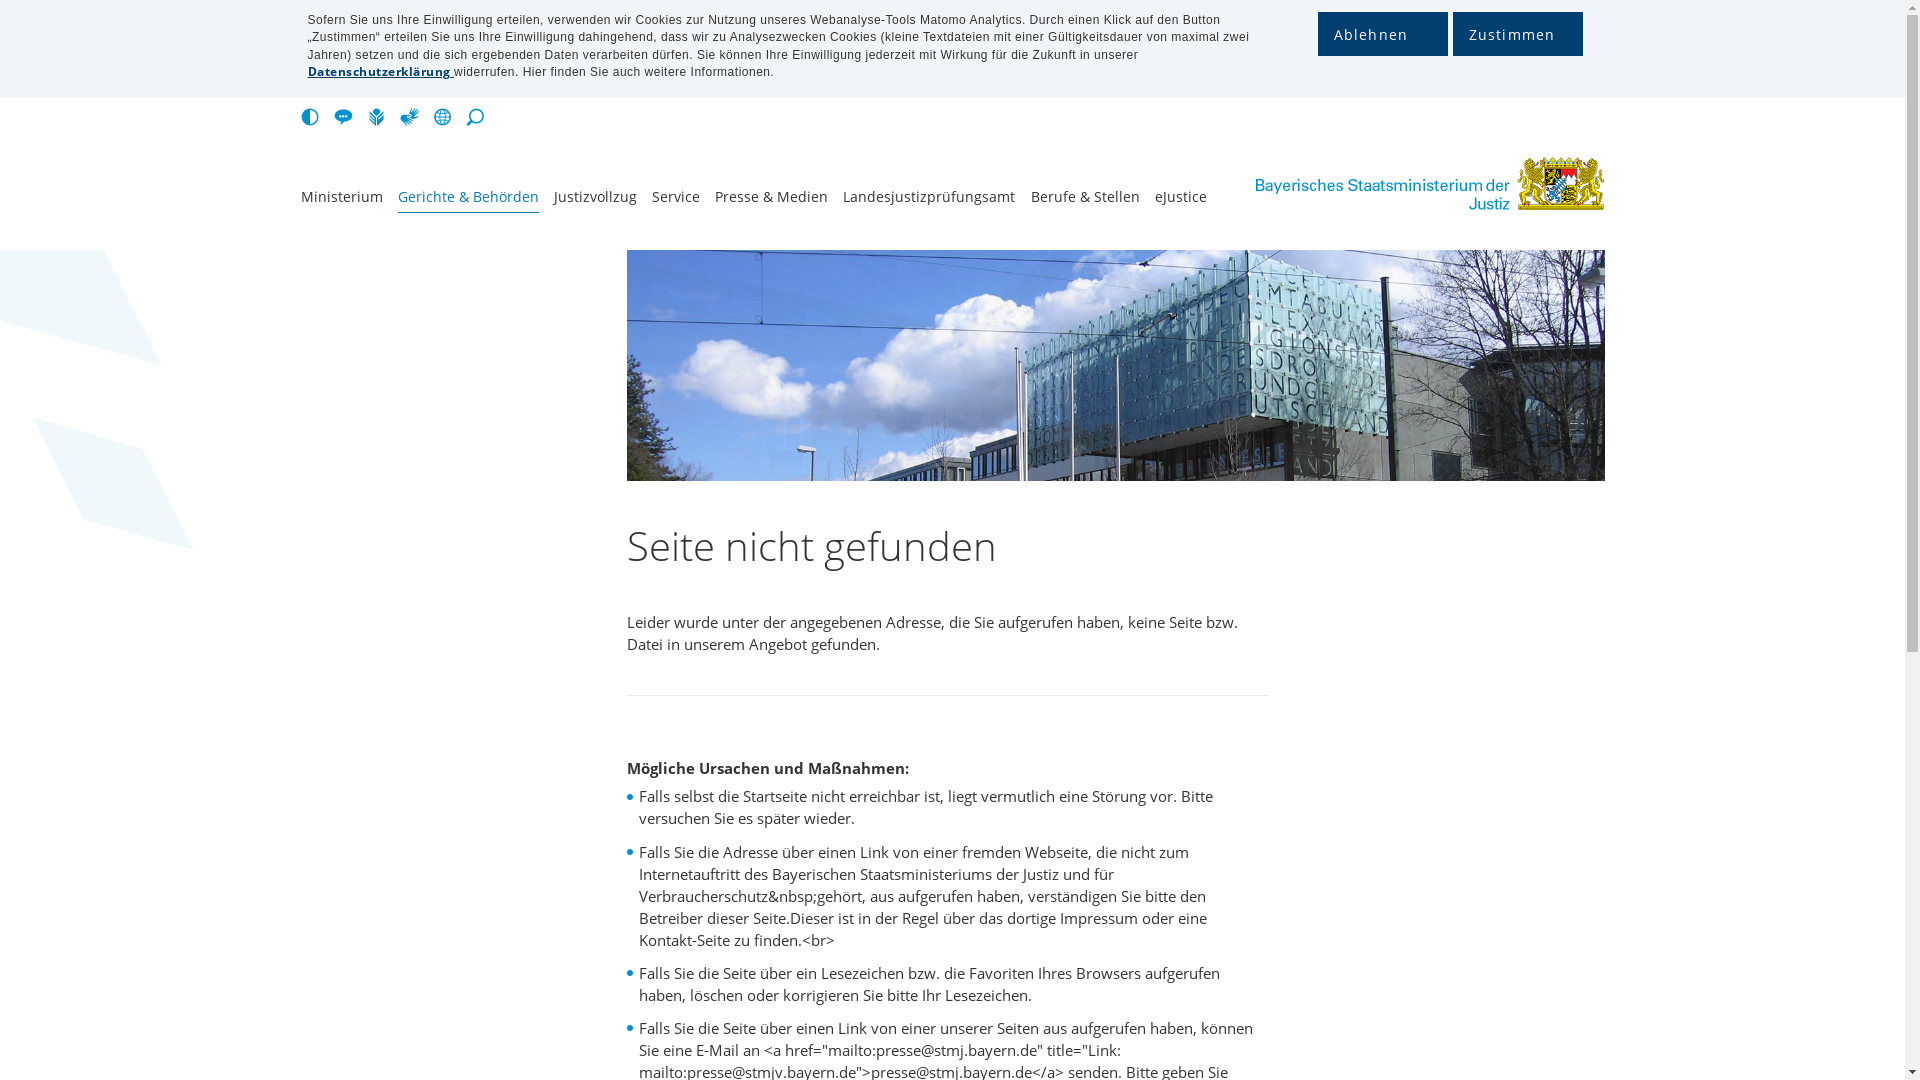 This screenshot has width=1920, height=1080. I want to click on 'Ablehnen', so click(1381, 34).